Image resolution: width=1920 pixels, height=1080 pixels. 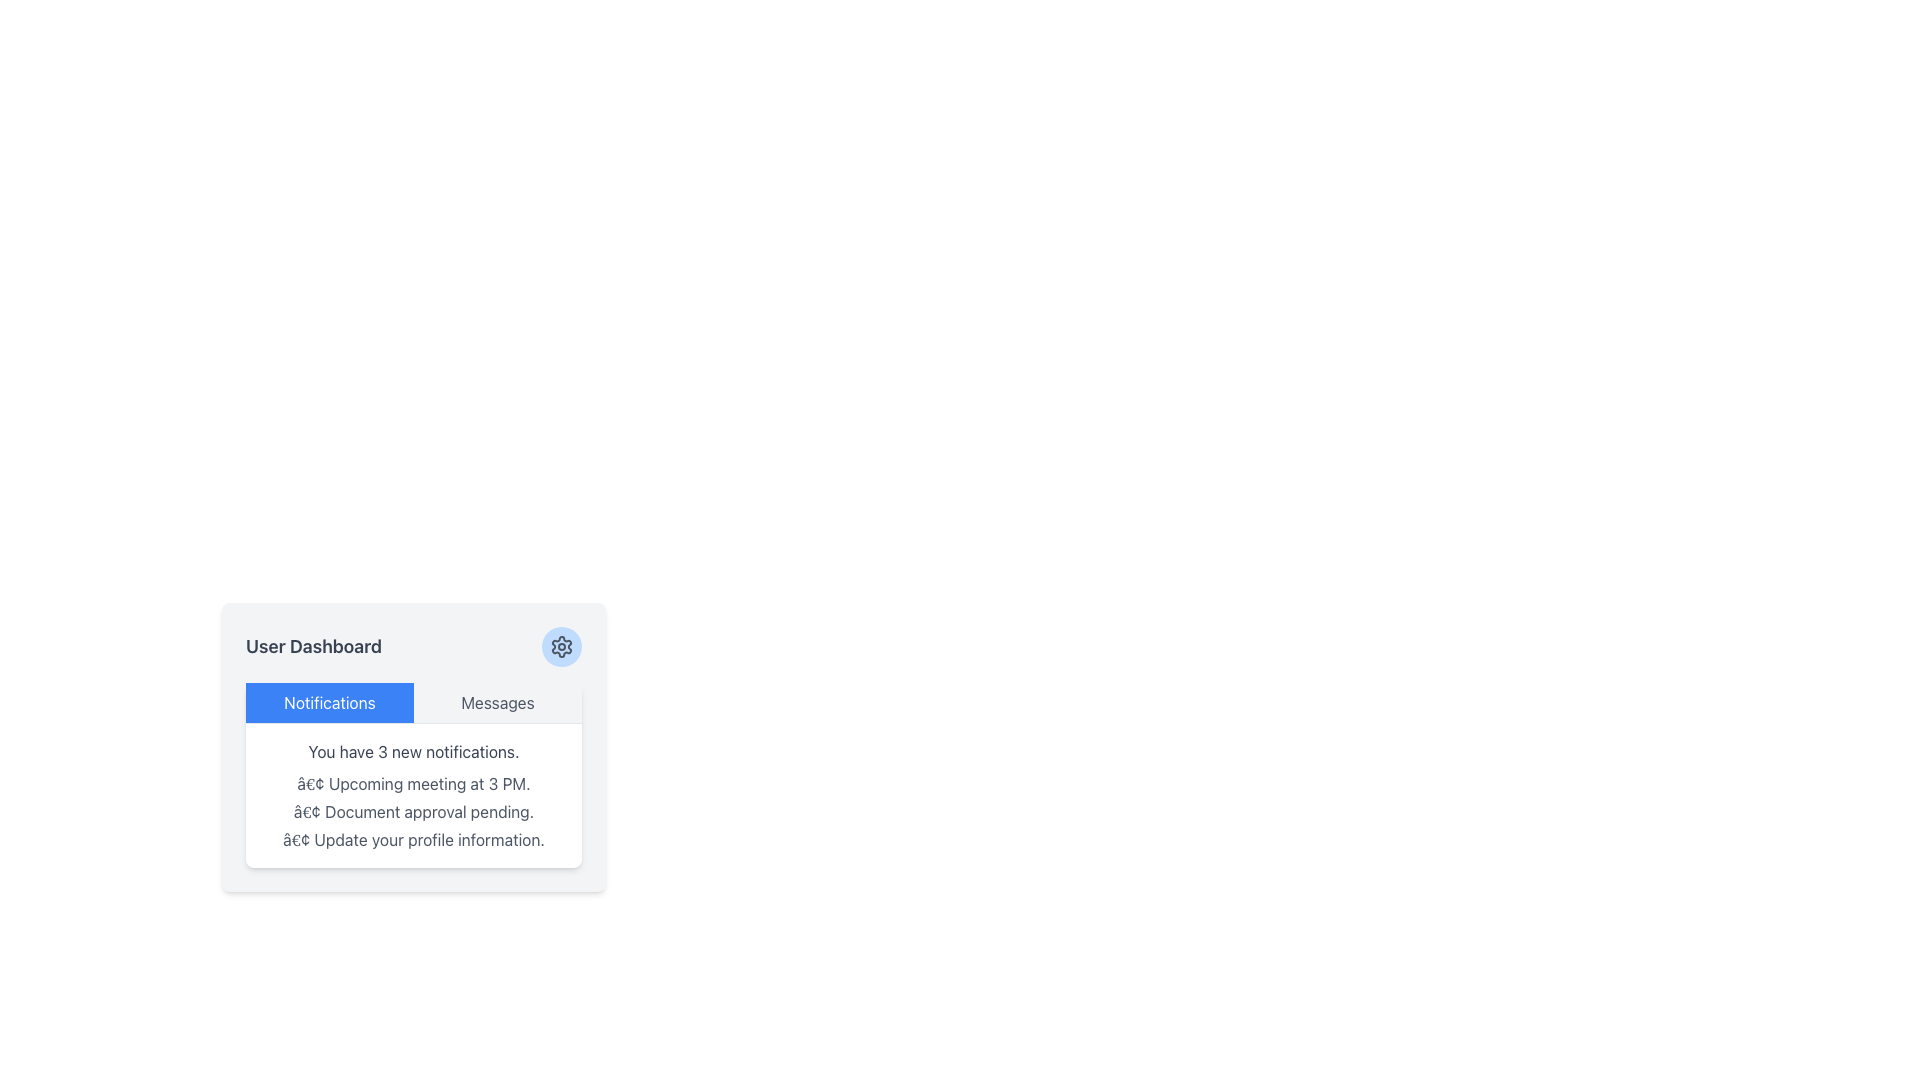 I want to click on the settings button located at the top-right corner of the 'User Dashboard', adjacent to the 'User Dashboard' text, so click(x=560, y=647).